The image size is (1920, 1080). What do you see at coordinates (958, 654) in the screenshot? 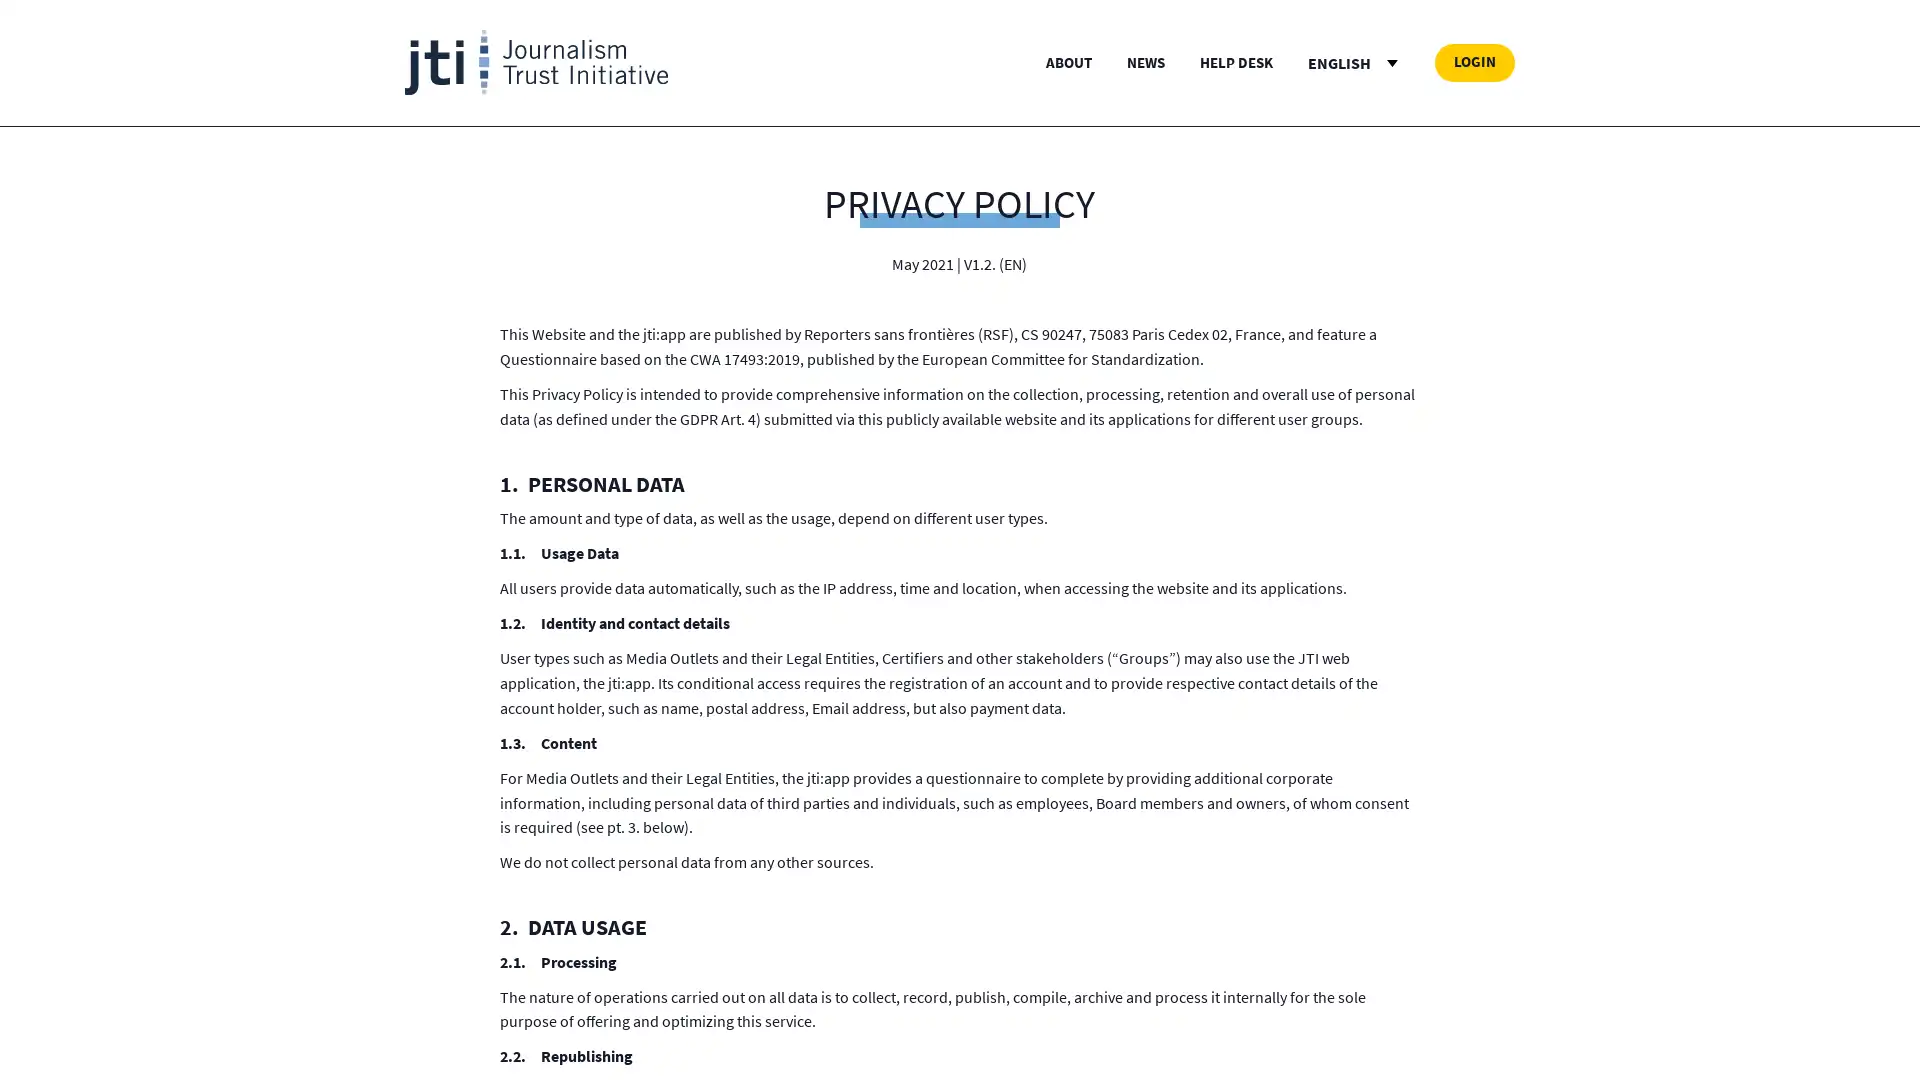
I see `Deny` at bounding box center [958, 654].